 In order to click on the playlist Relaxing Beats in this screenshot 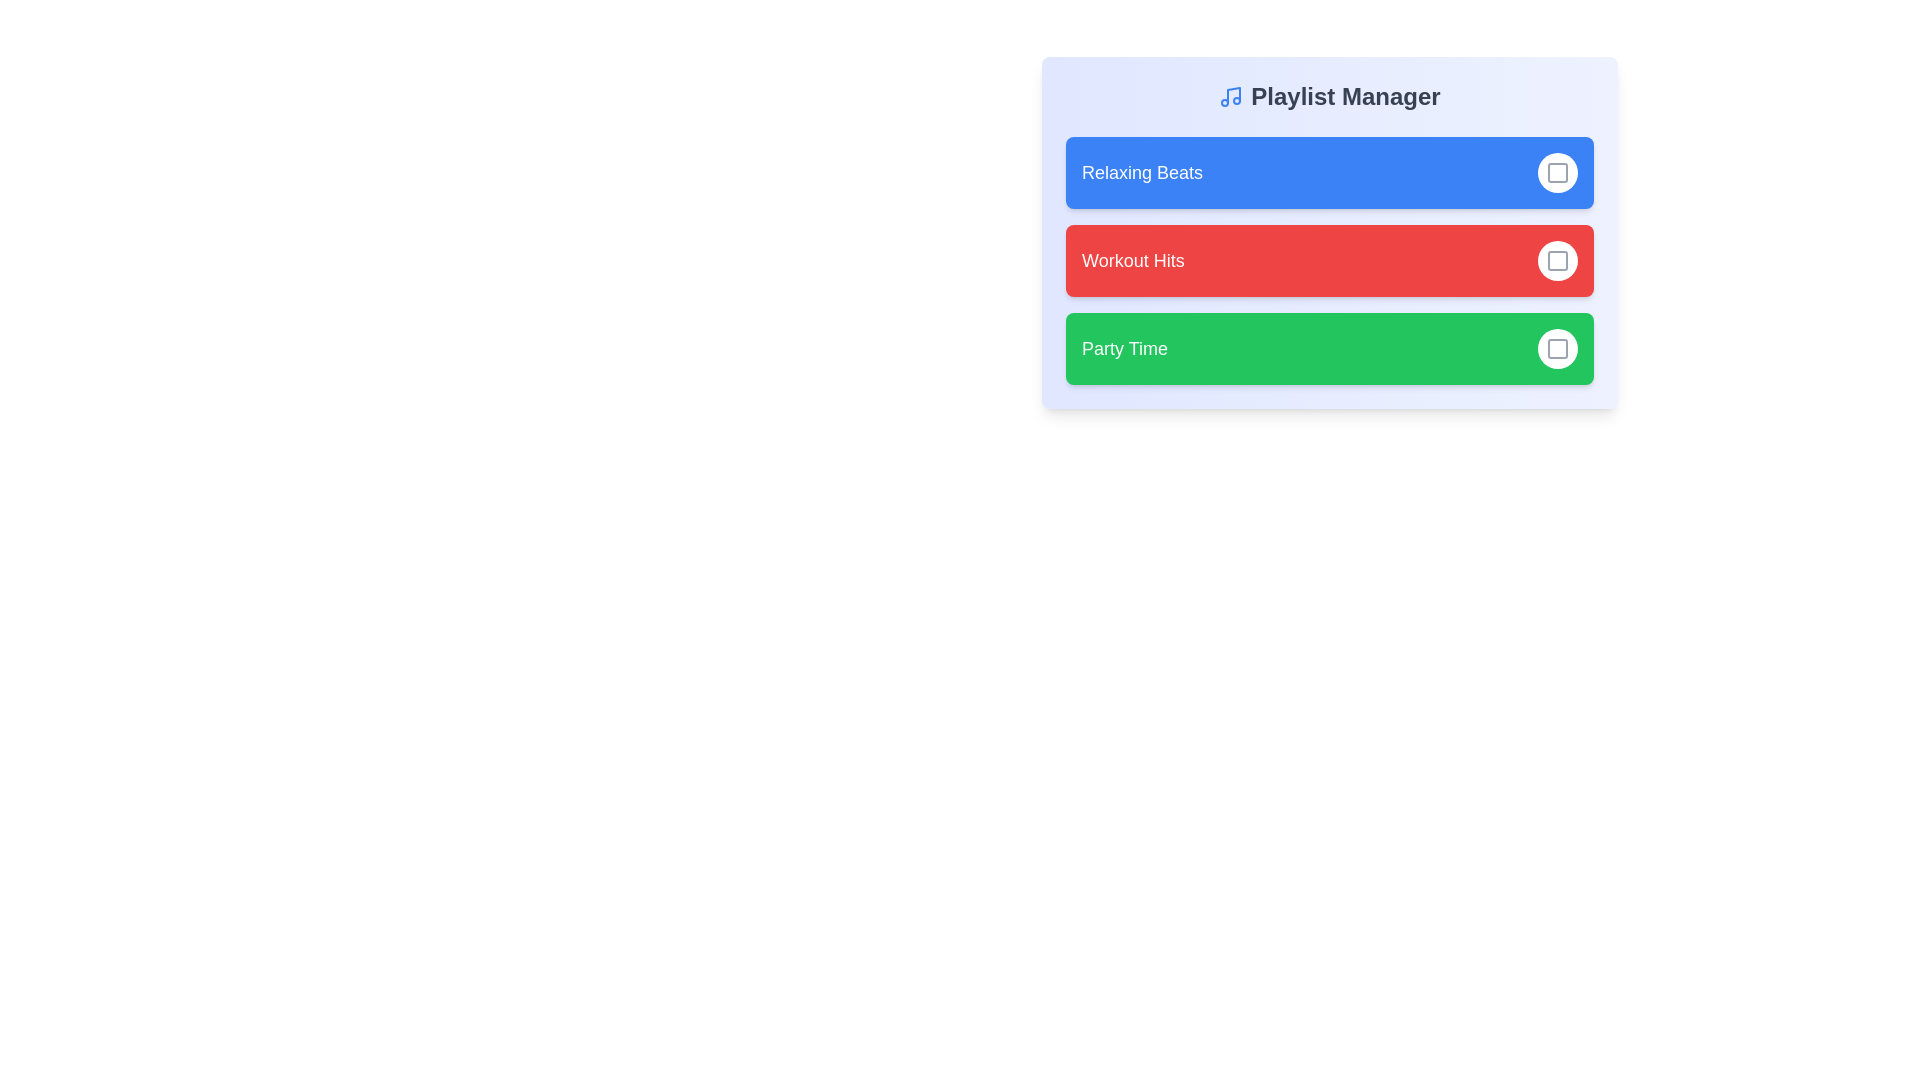, I will do `click(1557, 172)`.